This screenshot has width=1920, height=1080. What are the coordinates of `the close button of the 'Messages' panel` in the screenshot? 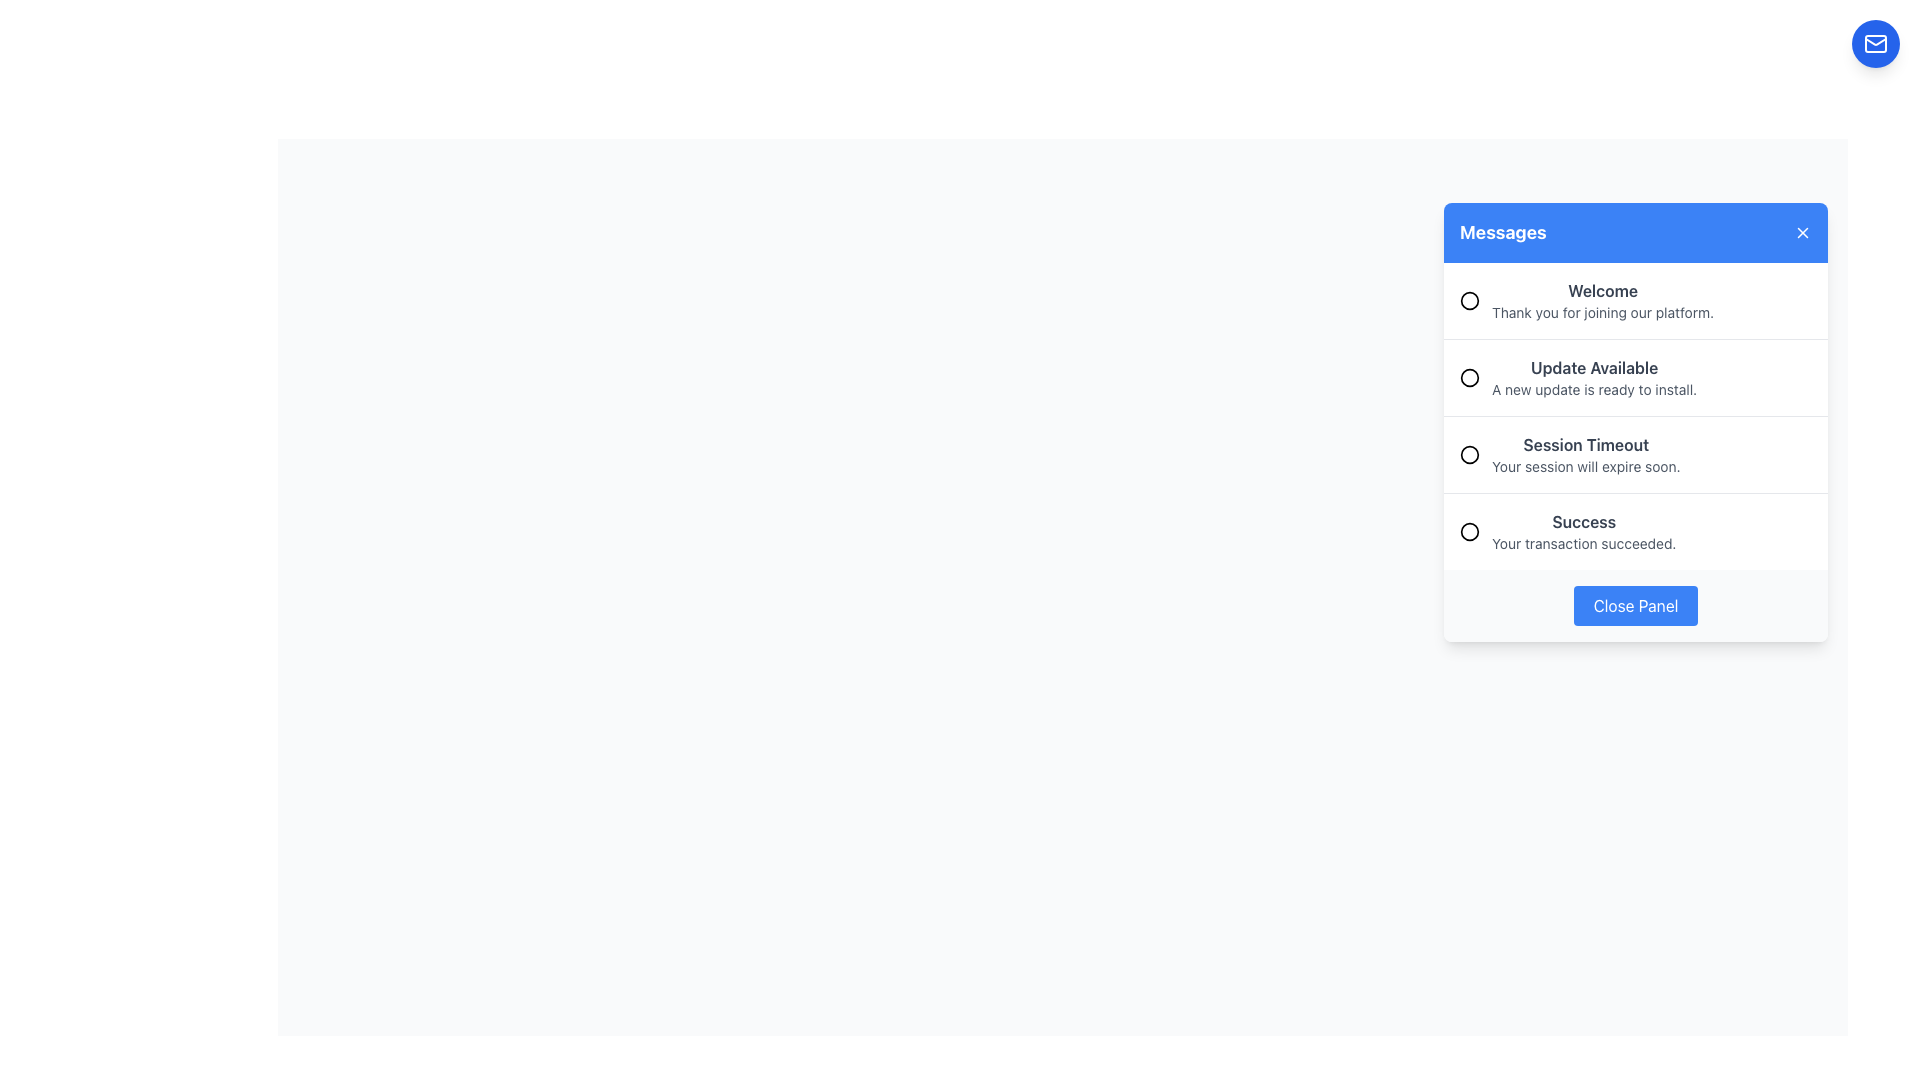 It's located at (1636, 604).